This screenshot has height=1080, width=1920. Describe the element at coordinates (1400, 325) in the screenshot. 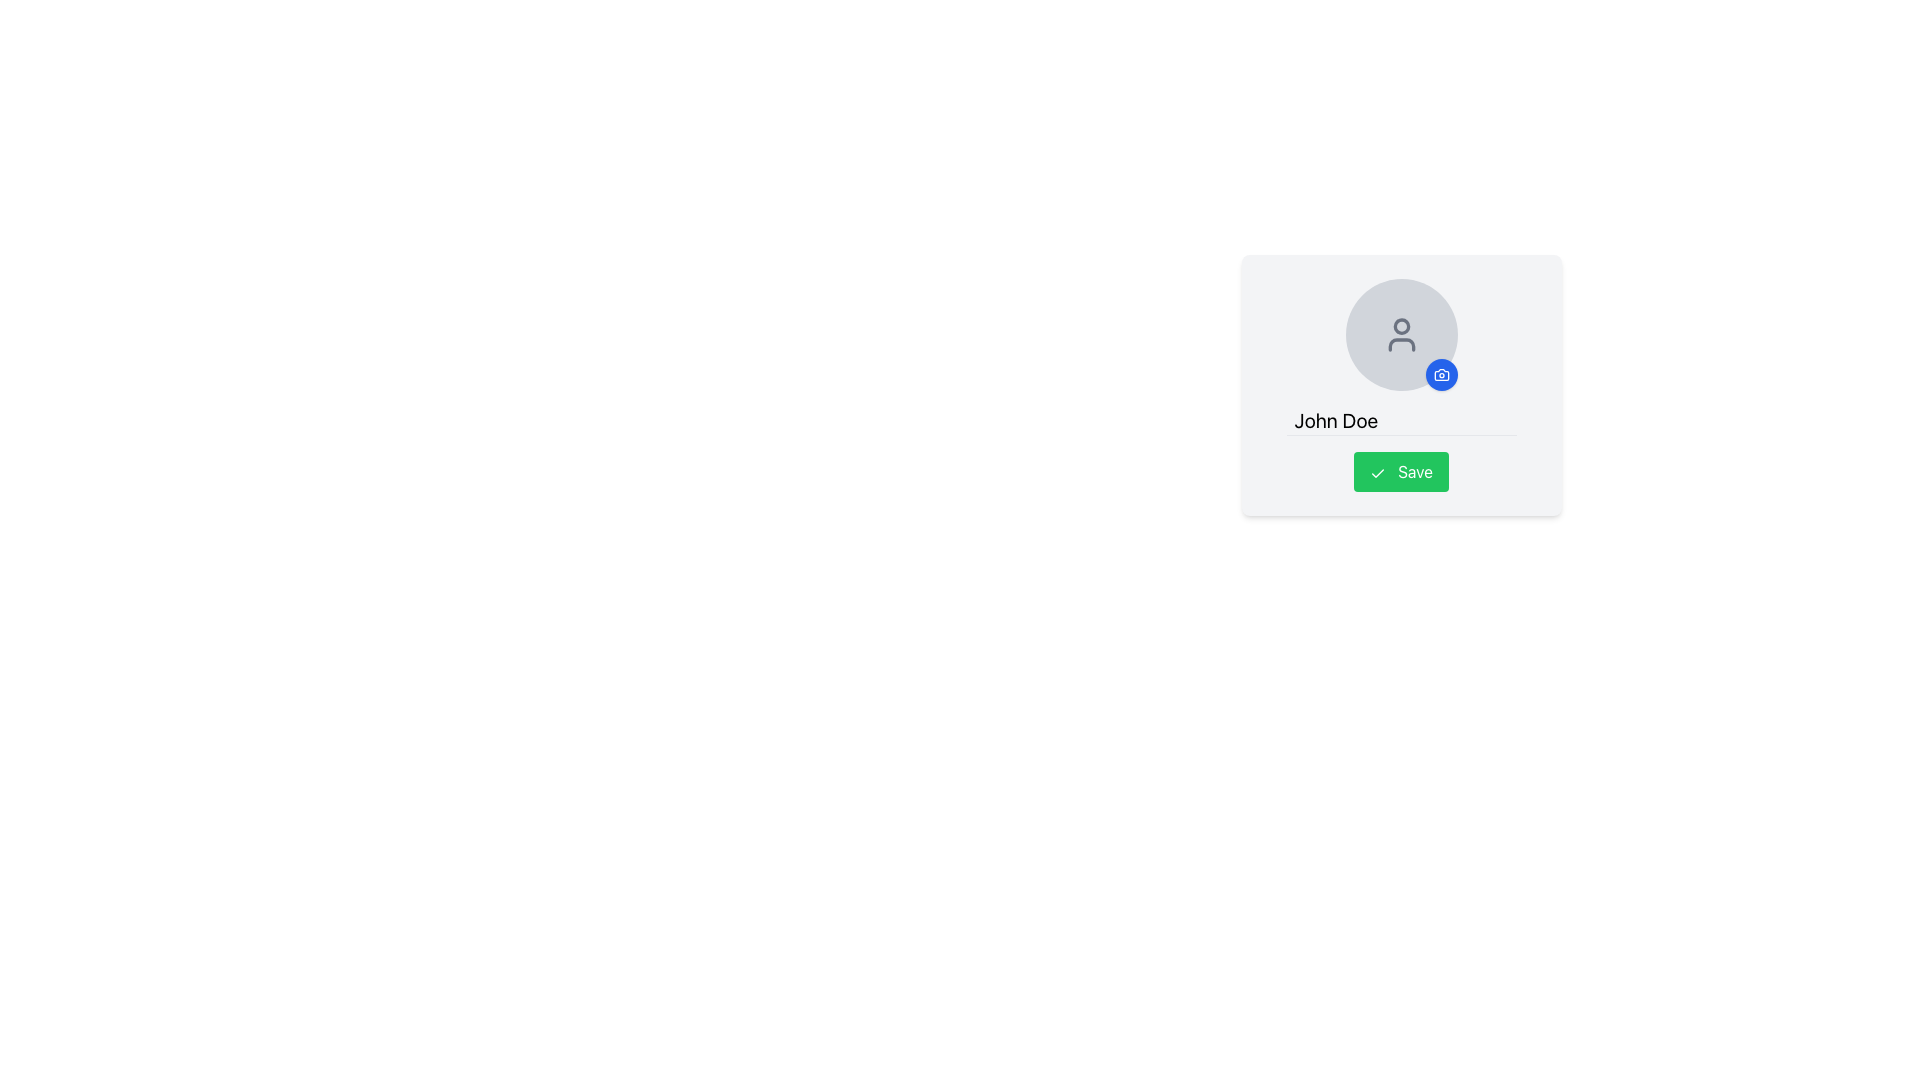

I see `the upper circular component of the user icon, which visually represents a head` at that location.